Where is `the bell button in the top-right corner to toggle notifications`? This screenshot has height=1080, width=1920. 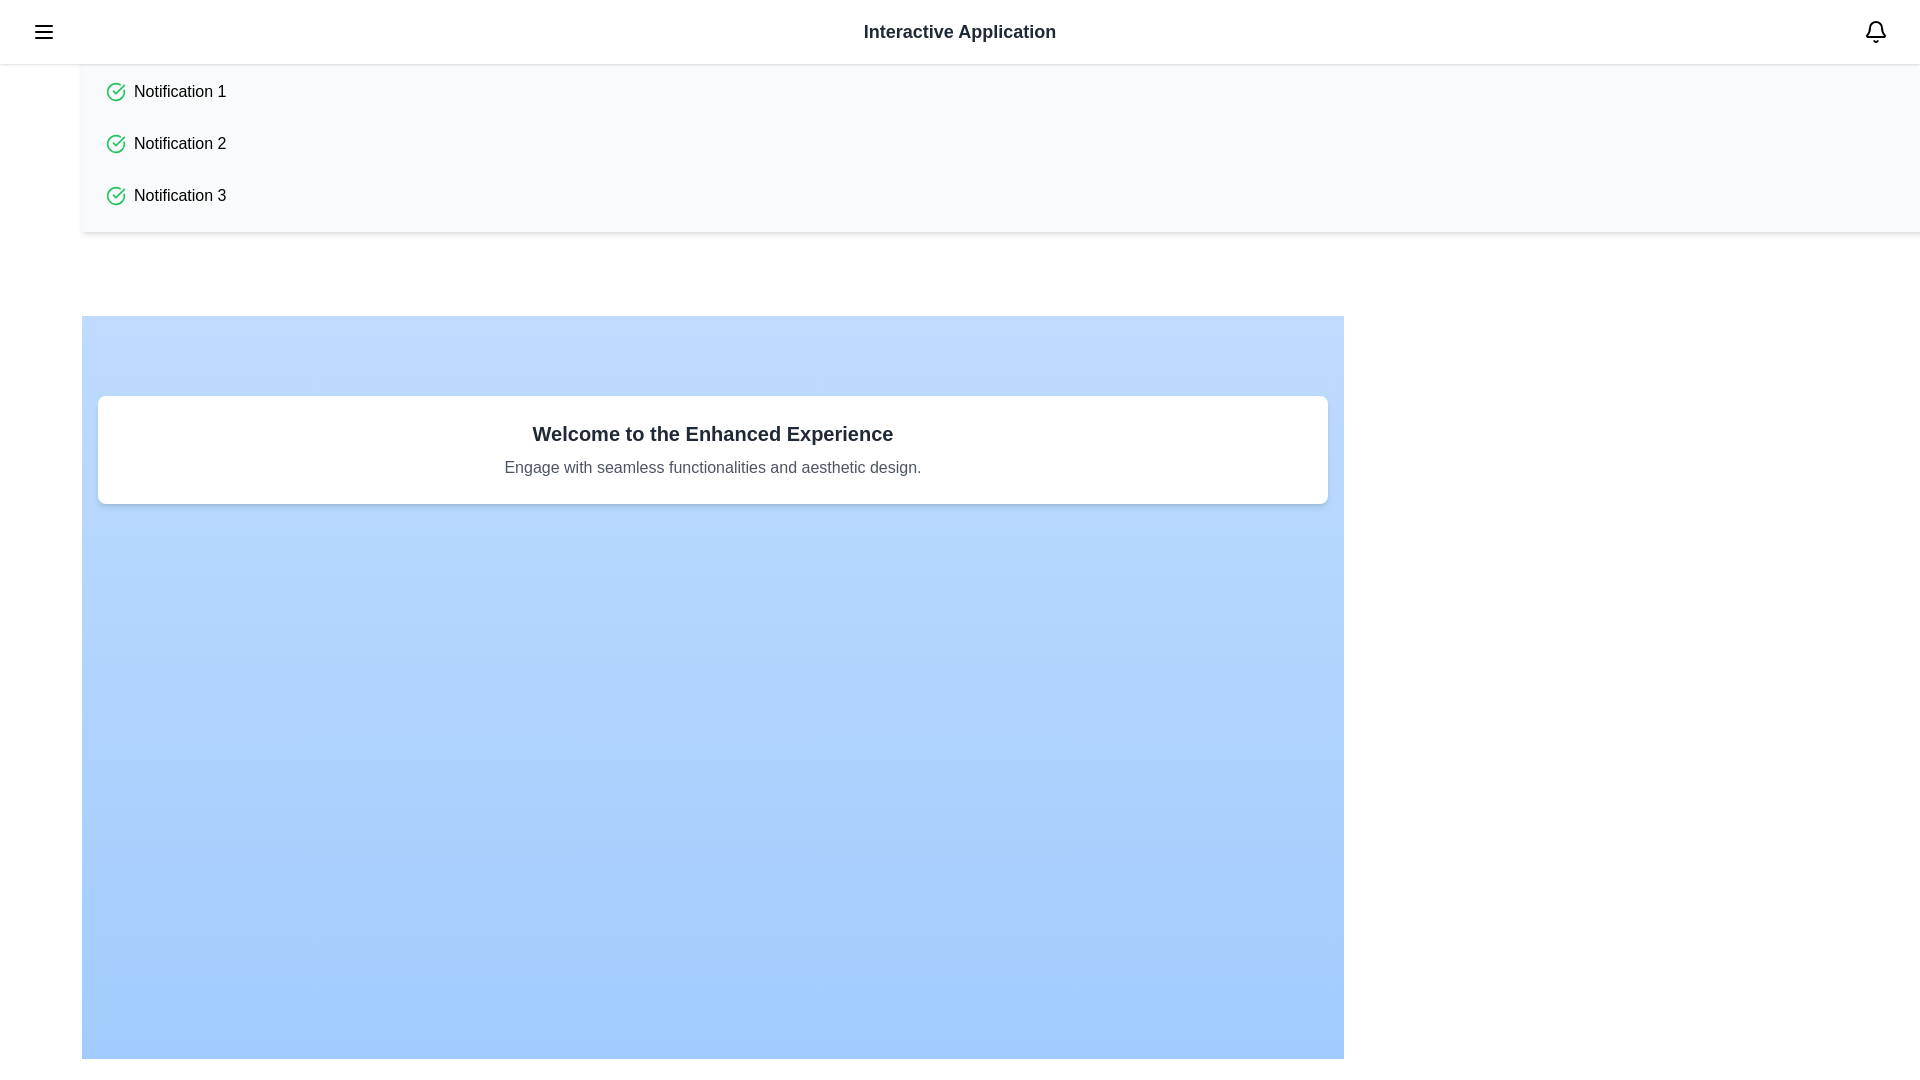 the bell button in the top-right corner to toggle notifications is located at coordinates (1875, 31).